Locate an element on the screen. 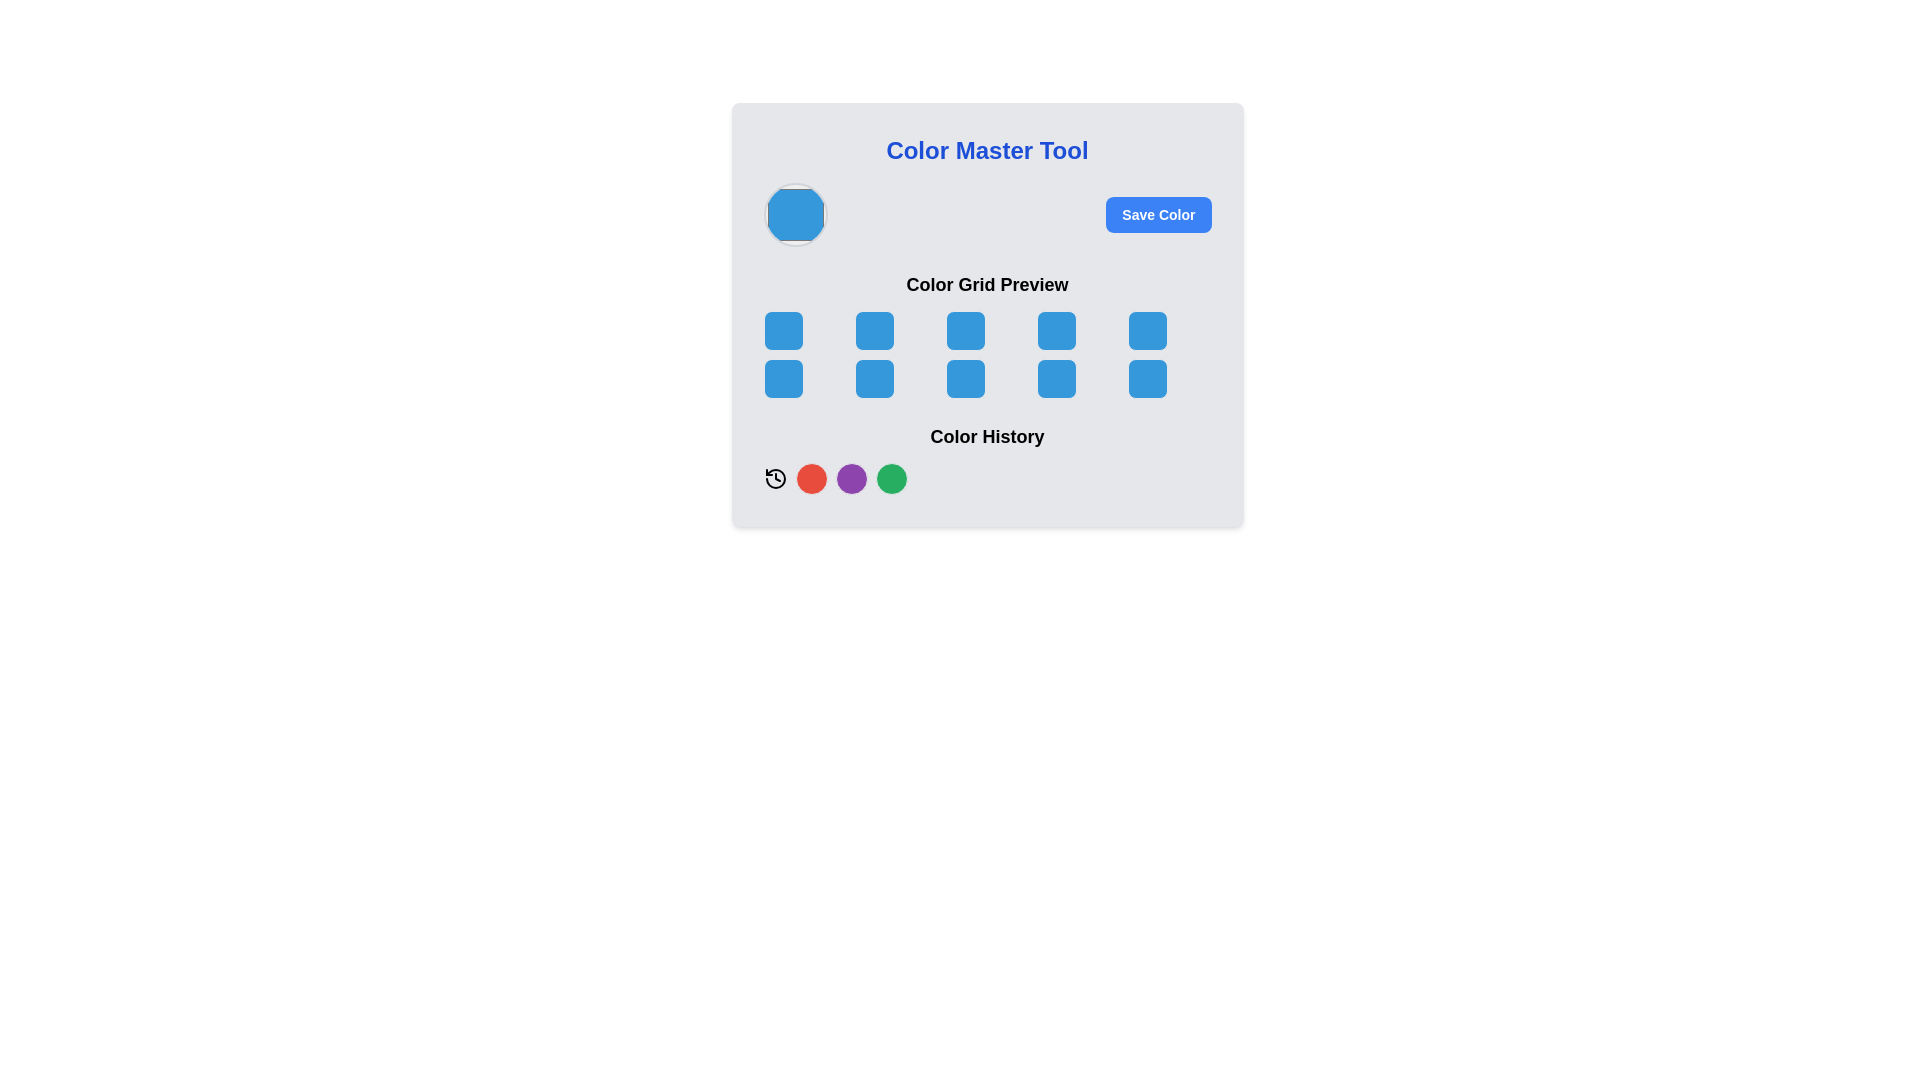 This screenshot has height=1080, width=1920. the third square in the second row of the 5-by-2 grid layout, which is a blue box with rounded corners and a border, located in the 'Color Grid Preview' section is located at coordinates (965, 378).